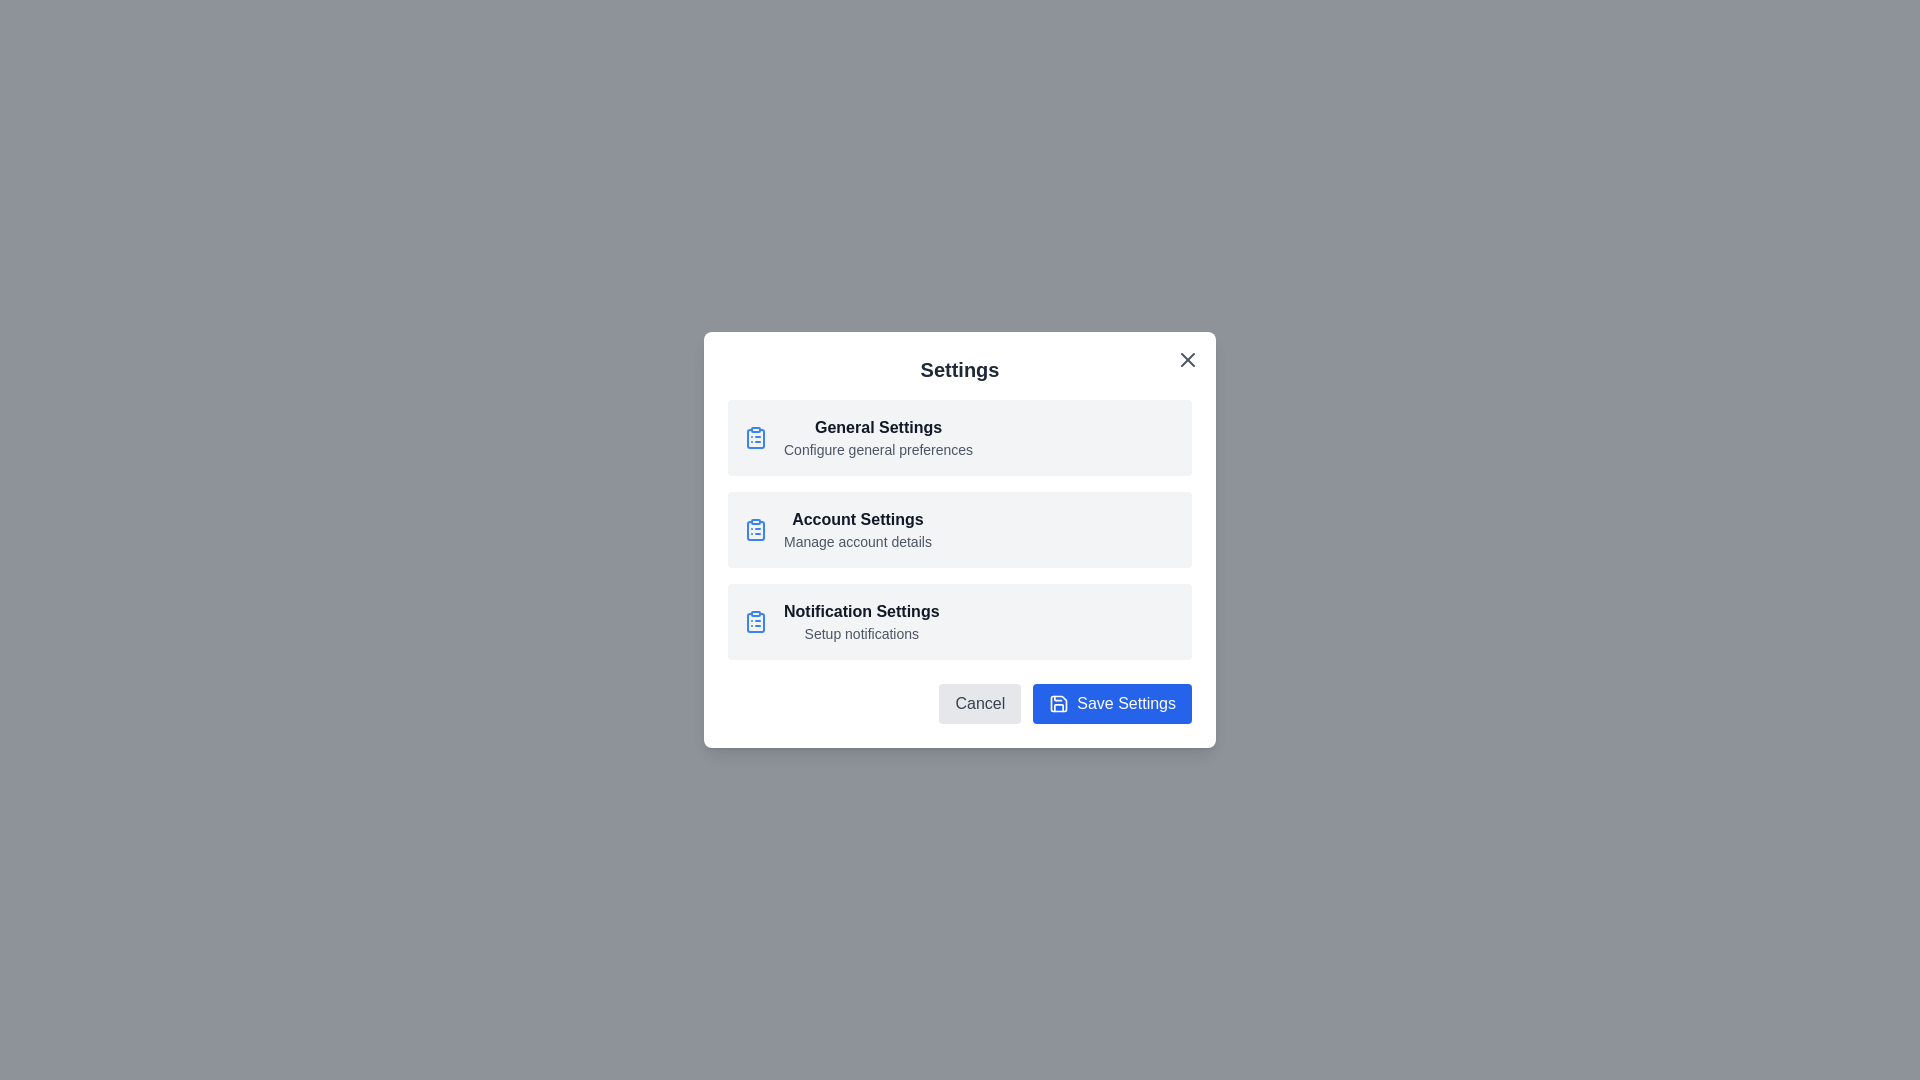 The width and height of the screenshot is (1920, 1080). Describe the element at coordinates (754, 438) in the screenshot. I see `the clipboard icon with a checkmark in the 'General Settings' option` at that location.